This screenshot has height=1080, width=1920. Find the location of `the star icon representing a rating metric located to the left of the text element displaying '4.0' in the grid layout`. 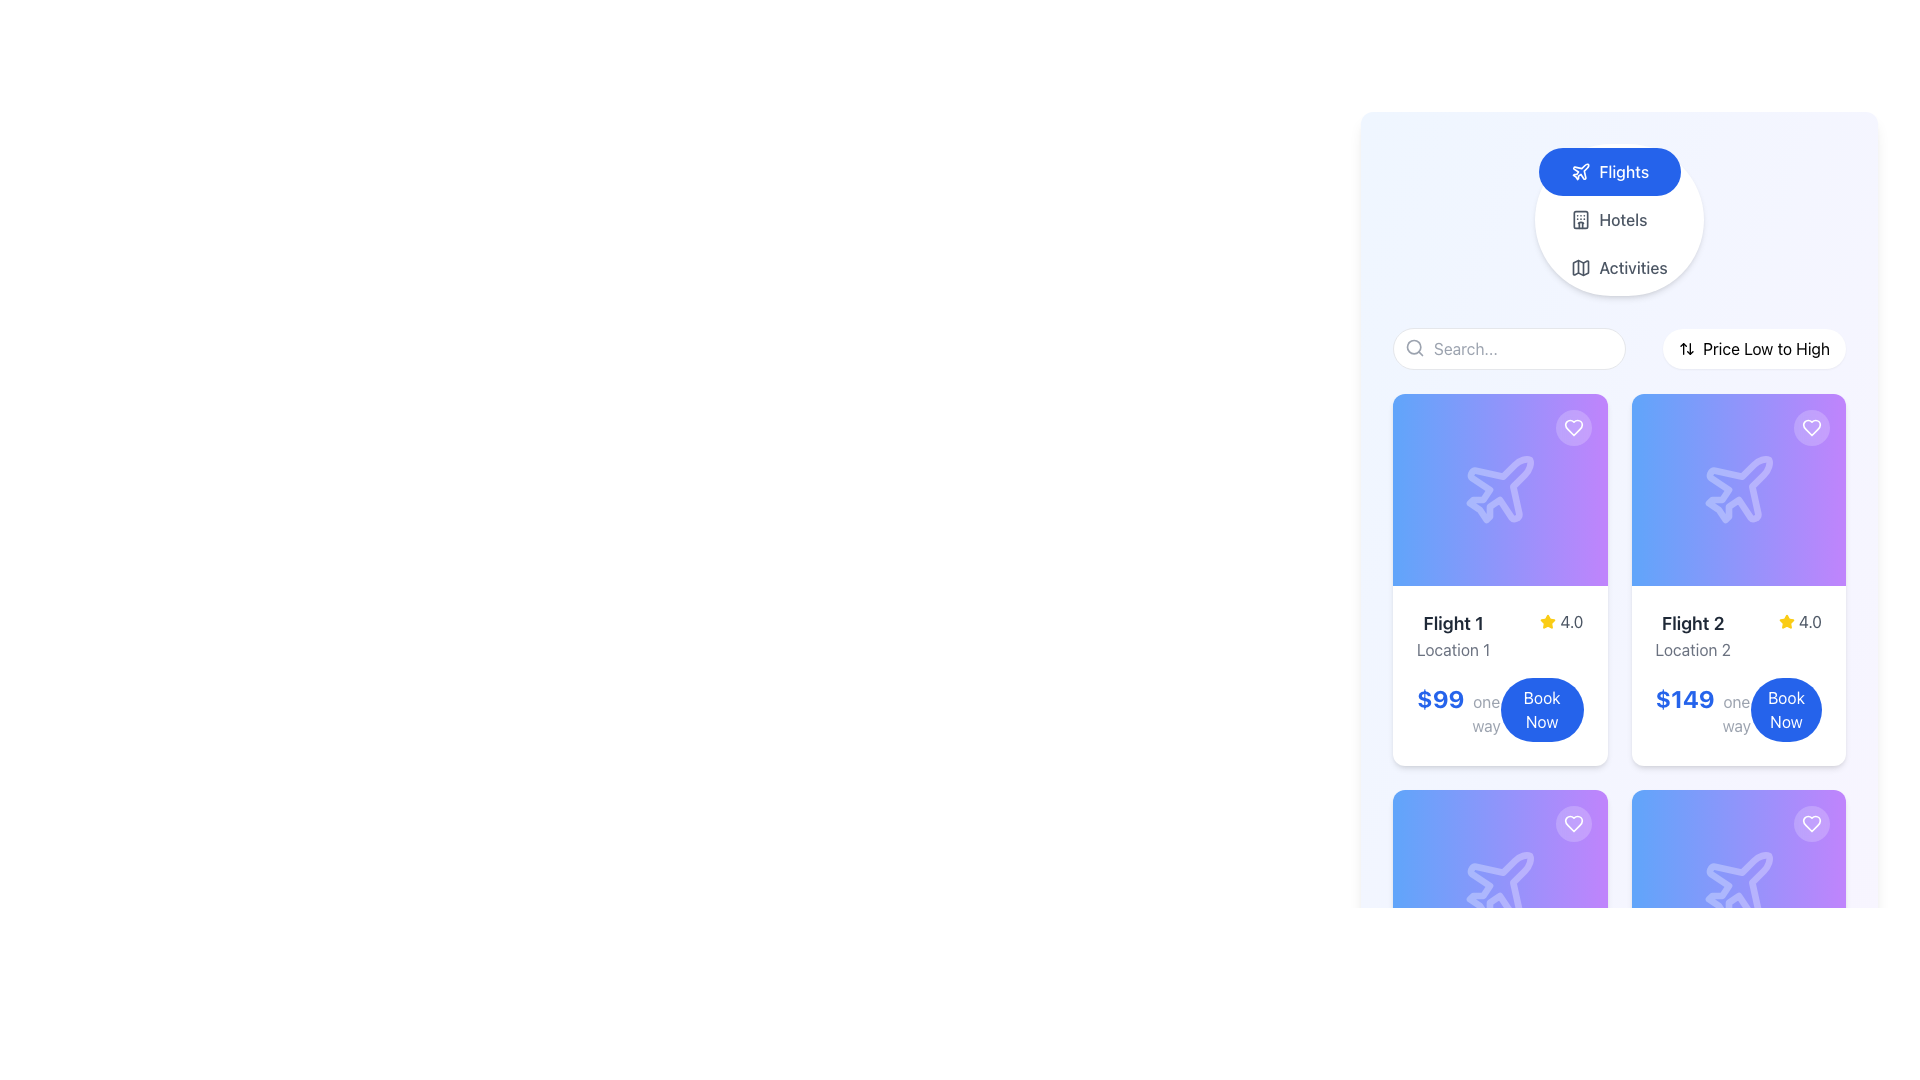

the star icon representing a rating metric located to the left of the text element displaying '4.0' in the grid layout is located at coordinates (1547, 620).